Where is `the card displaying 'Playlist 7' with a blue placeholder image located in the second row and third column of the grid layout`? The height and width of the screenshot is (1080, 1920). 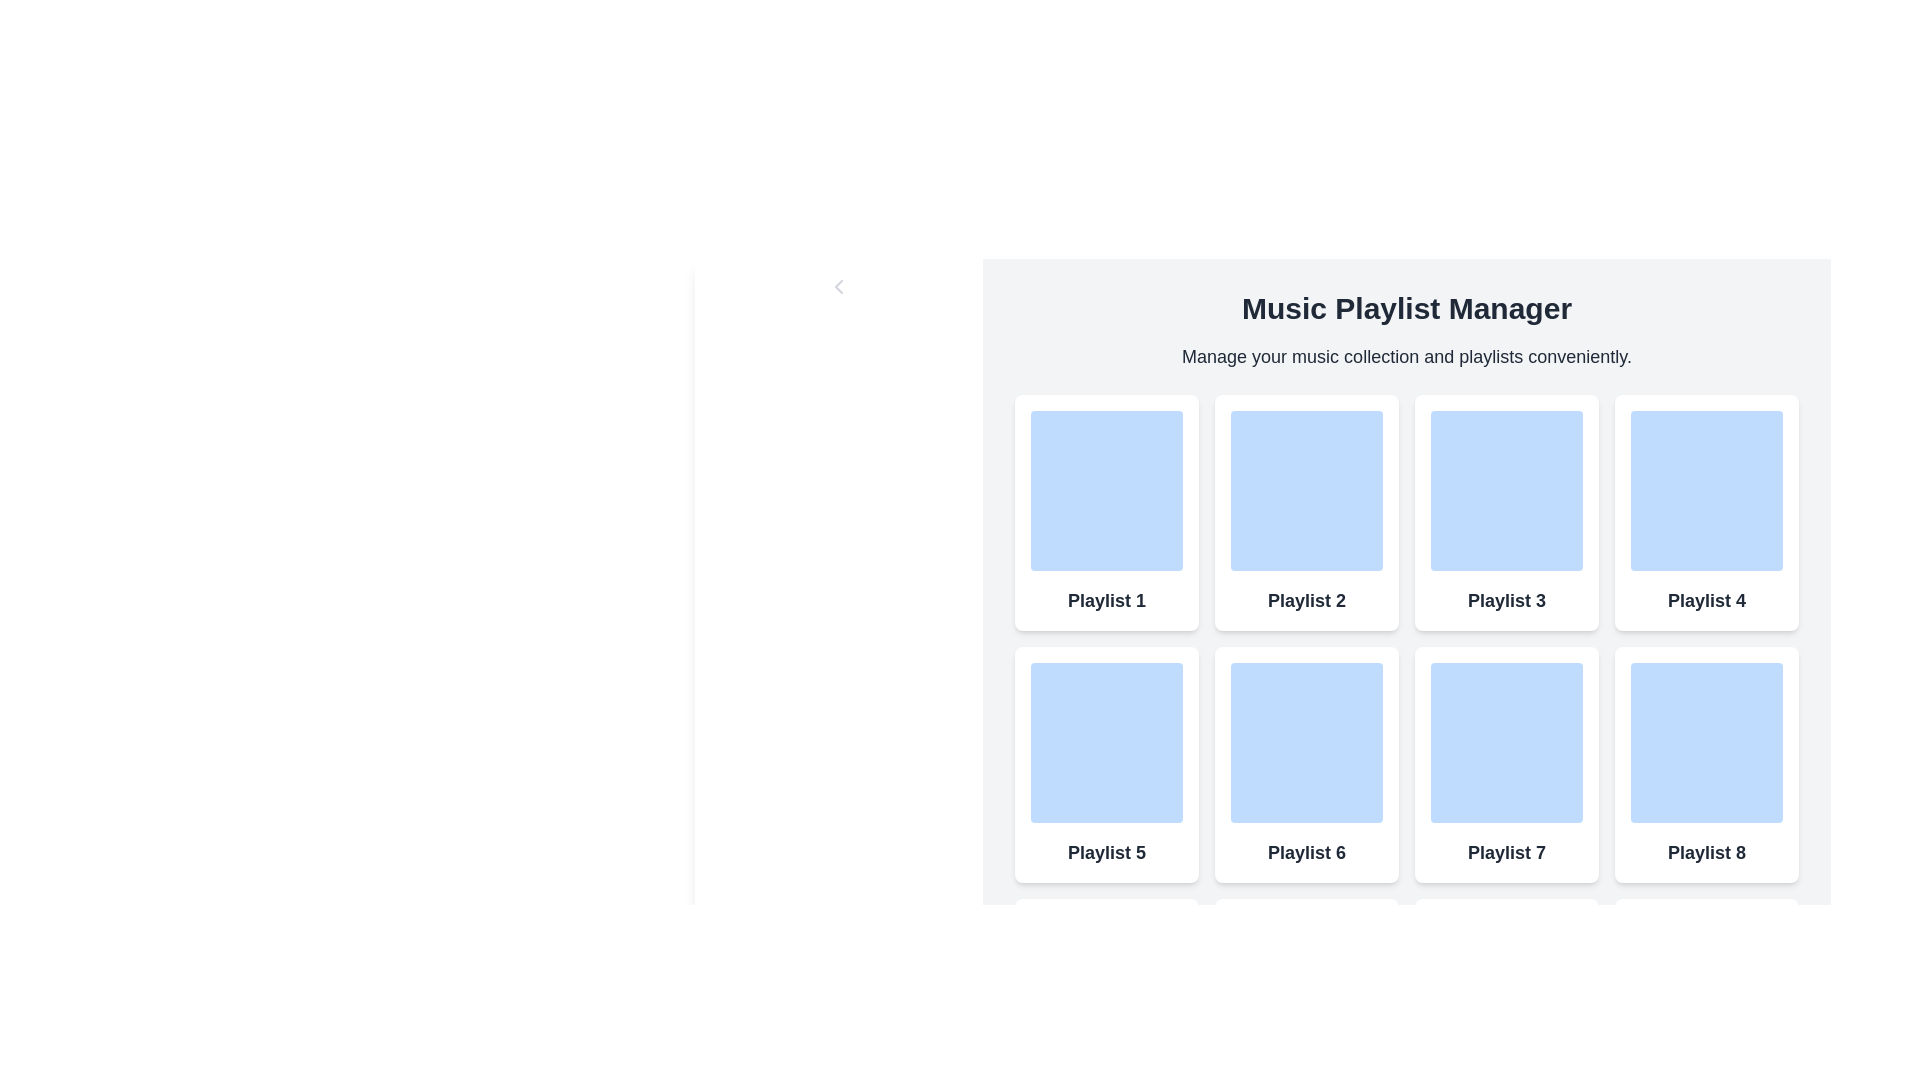
the card displaying 'Playlist 7' with a blue placeholder image located in the second row and third column of the grid layout is located at coordinates (1507, 764).